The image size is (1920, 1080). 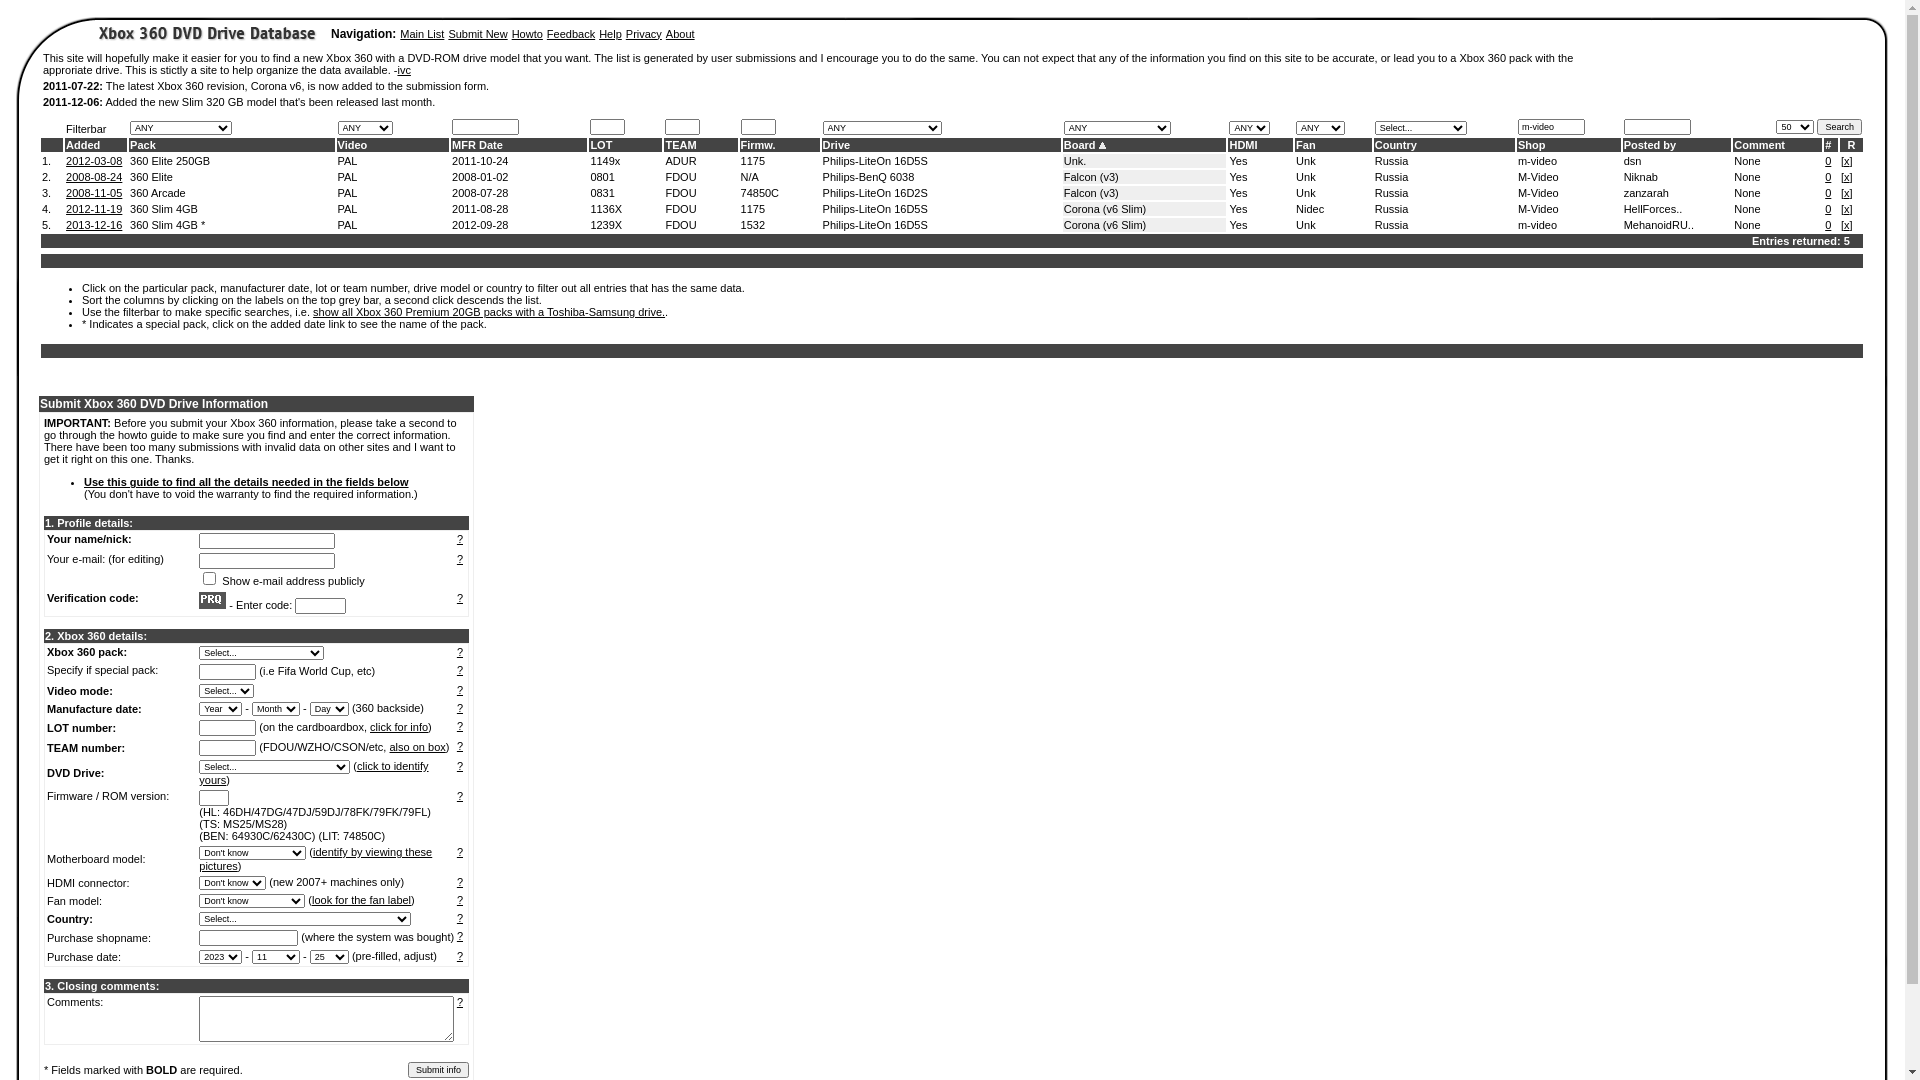 I want to click on '2008-07-28', so click(x=480, y=192).